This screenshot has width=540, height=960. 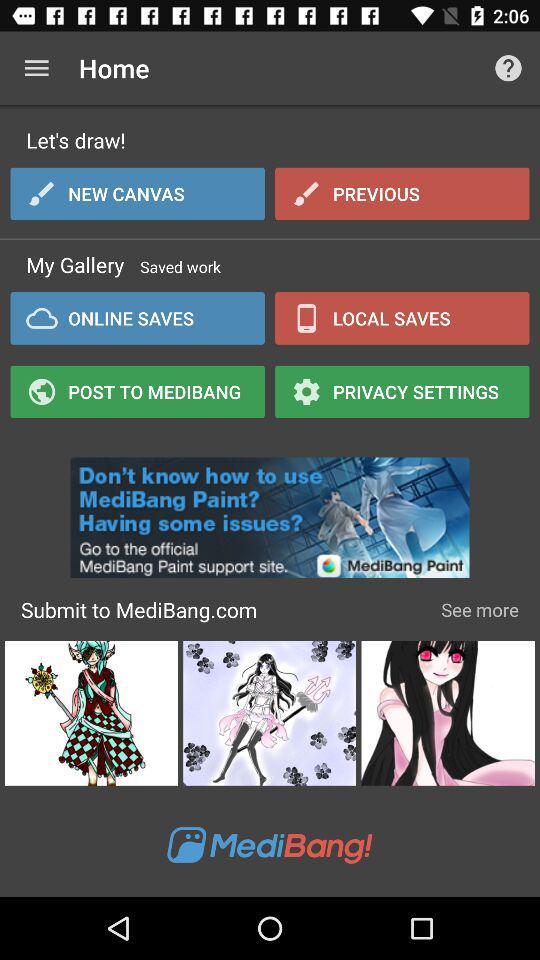 What do you see at coordinates (36, 68) in the screenshot?
I see `the icon to the left of home` at bounding box center [36, 68].